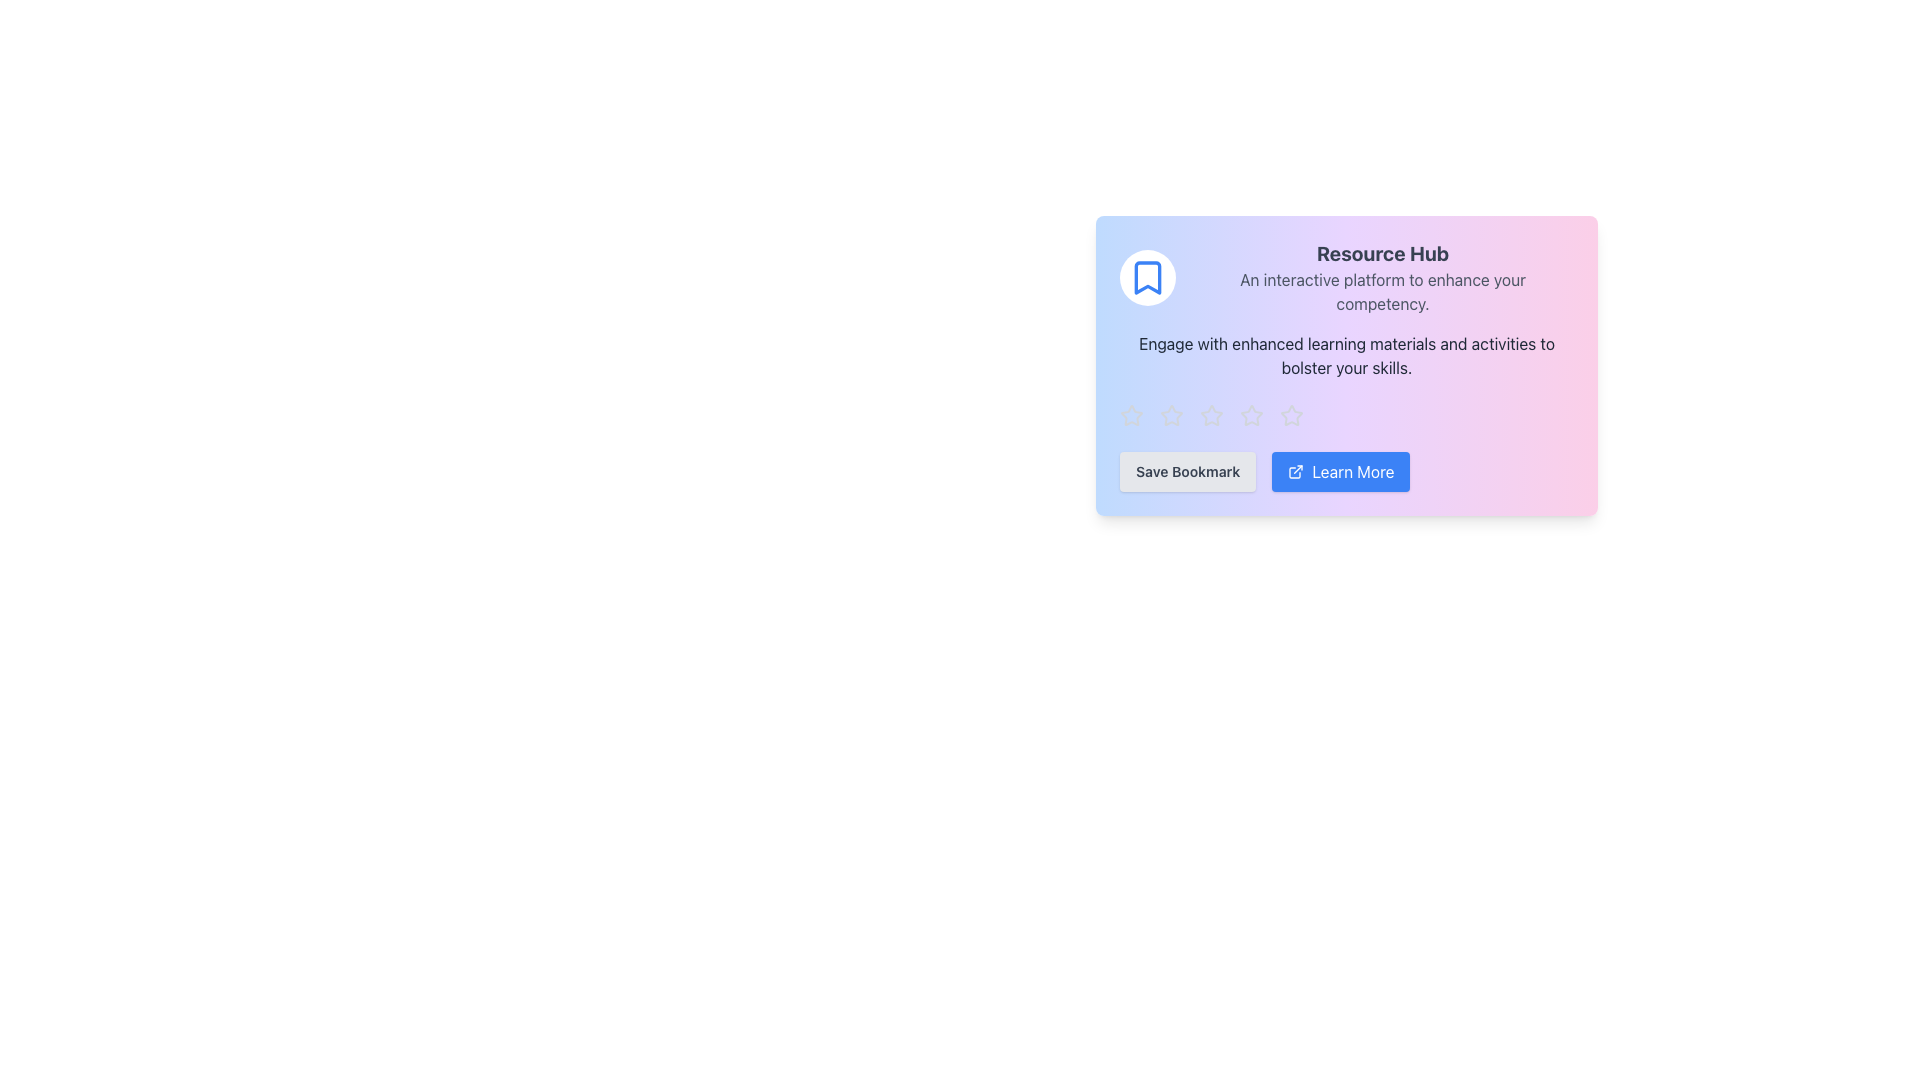 The image size is (1920, 1080). Describe the element at coordinates (1341, 471) in the screenshot. I see `the blue 'Learn More' button located at the right side of the two buttons under the 'Resource Hub' section` at that location.